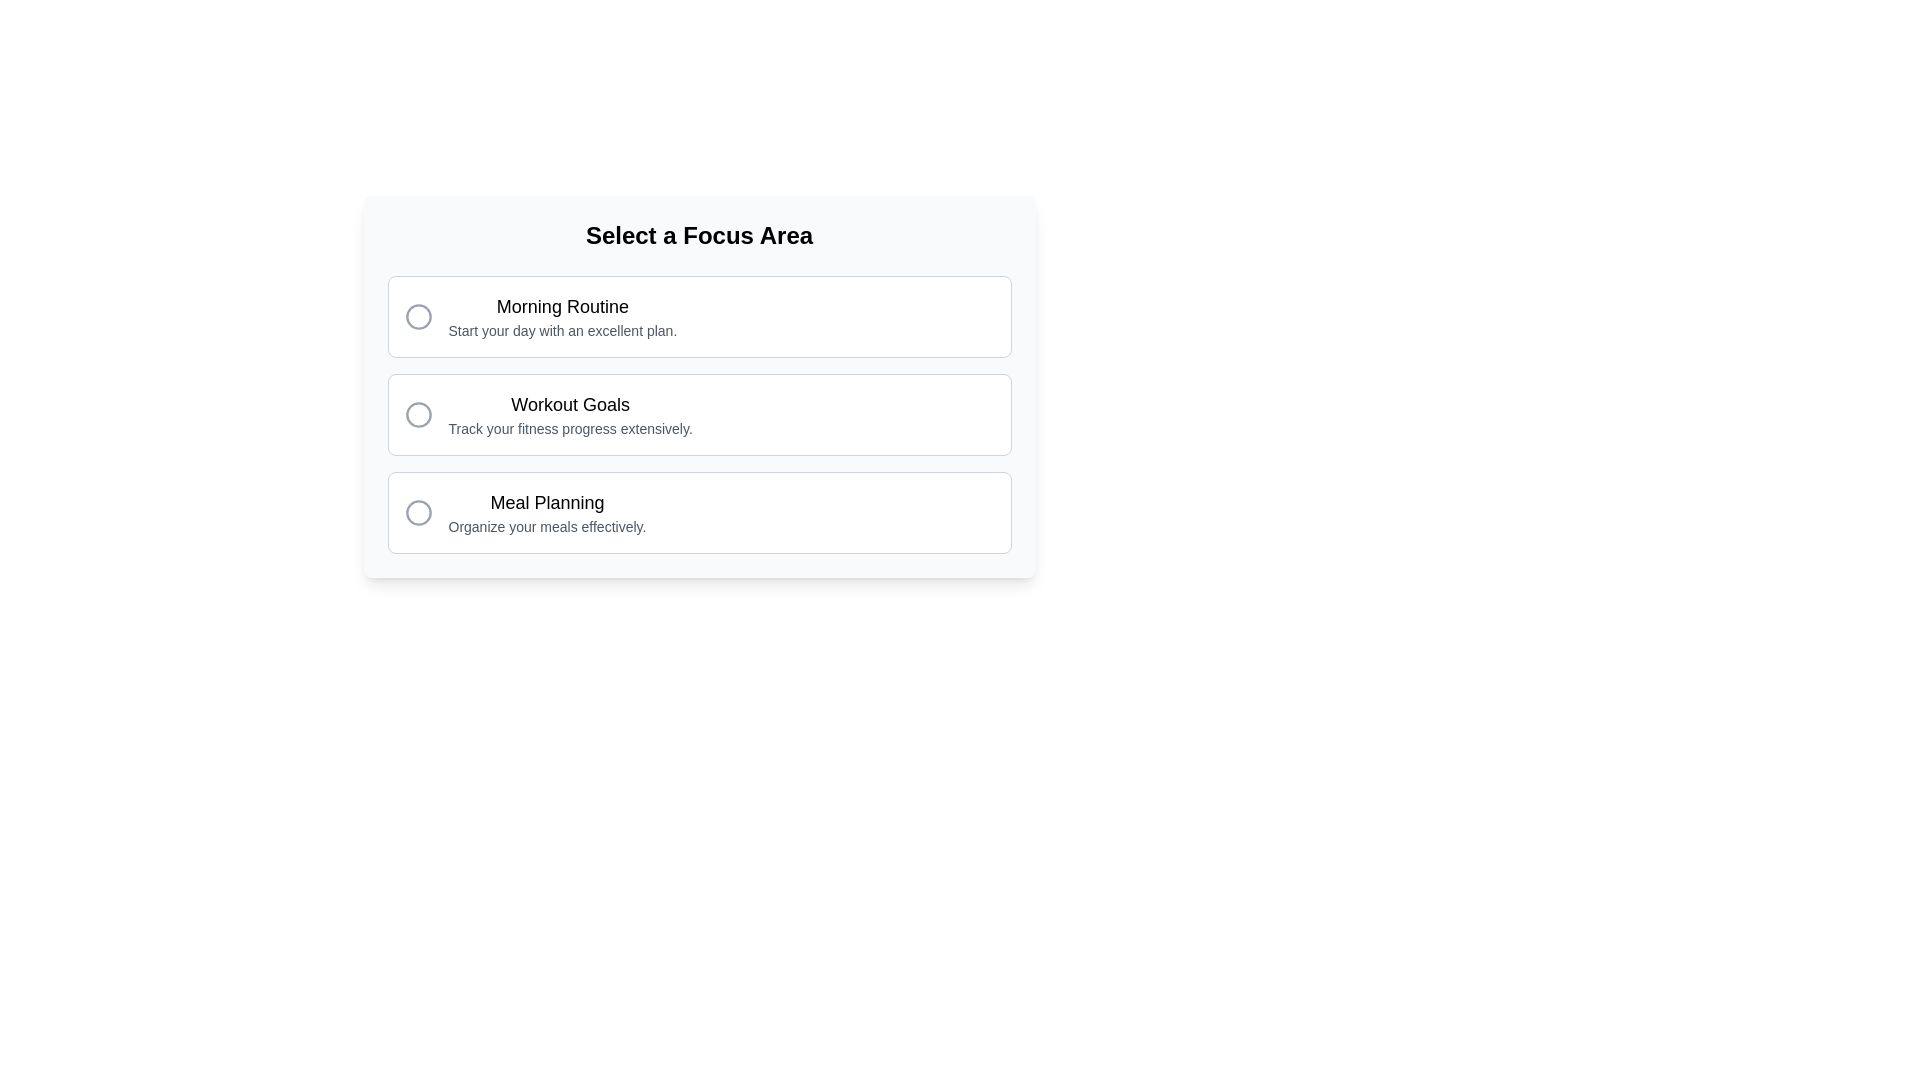 The height and width of the screenshot is (1080, 1920). I want to click on the circular radio button located on the left side of the 'Workout Goals' section for visual feedback, so click(417, 414).